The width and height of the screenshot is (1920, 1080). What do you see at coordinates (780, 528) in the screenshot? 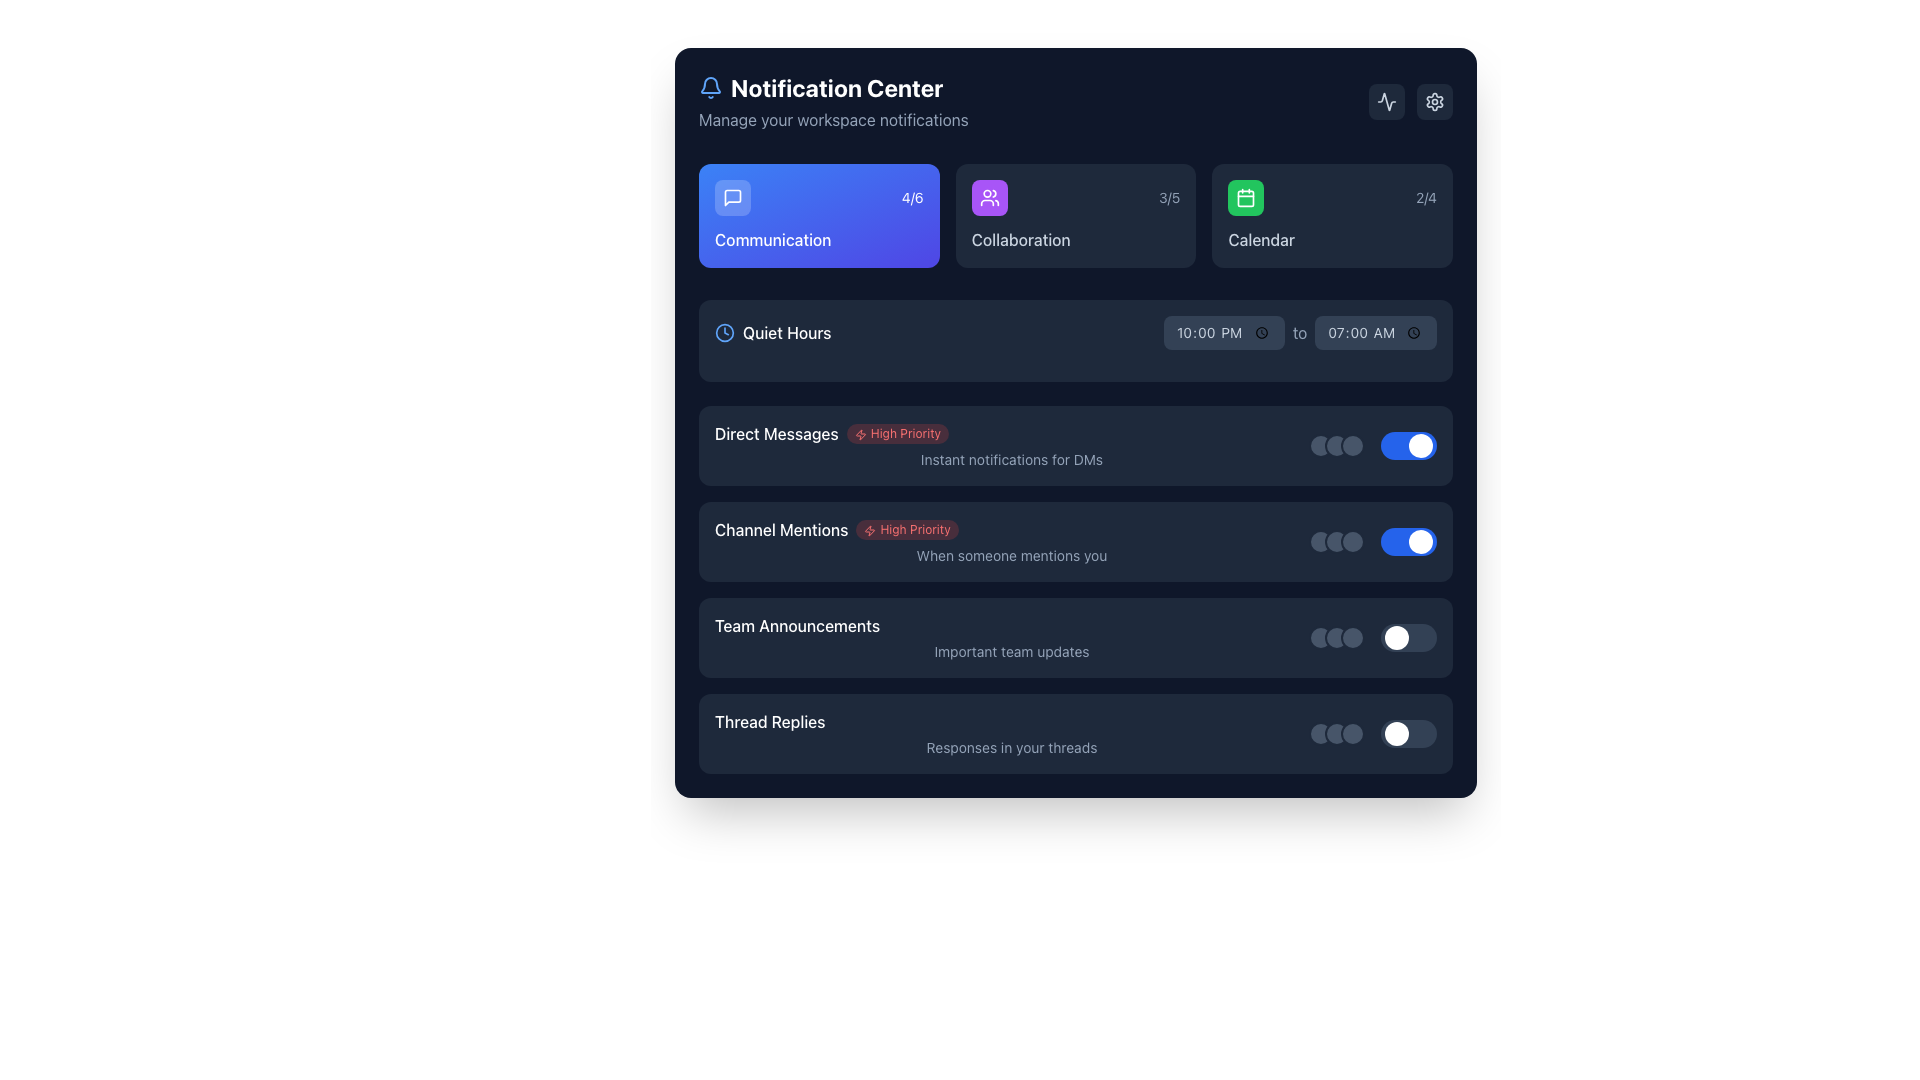
I see `the 'Channel Mentions' text label, which indicates the type of alerts for mentions in a channel, located in the notification settings section just below 'Direct Messages.'` at bounding box center [780, 528].